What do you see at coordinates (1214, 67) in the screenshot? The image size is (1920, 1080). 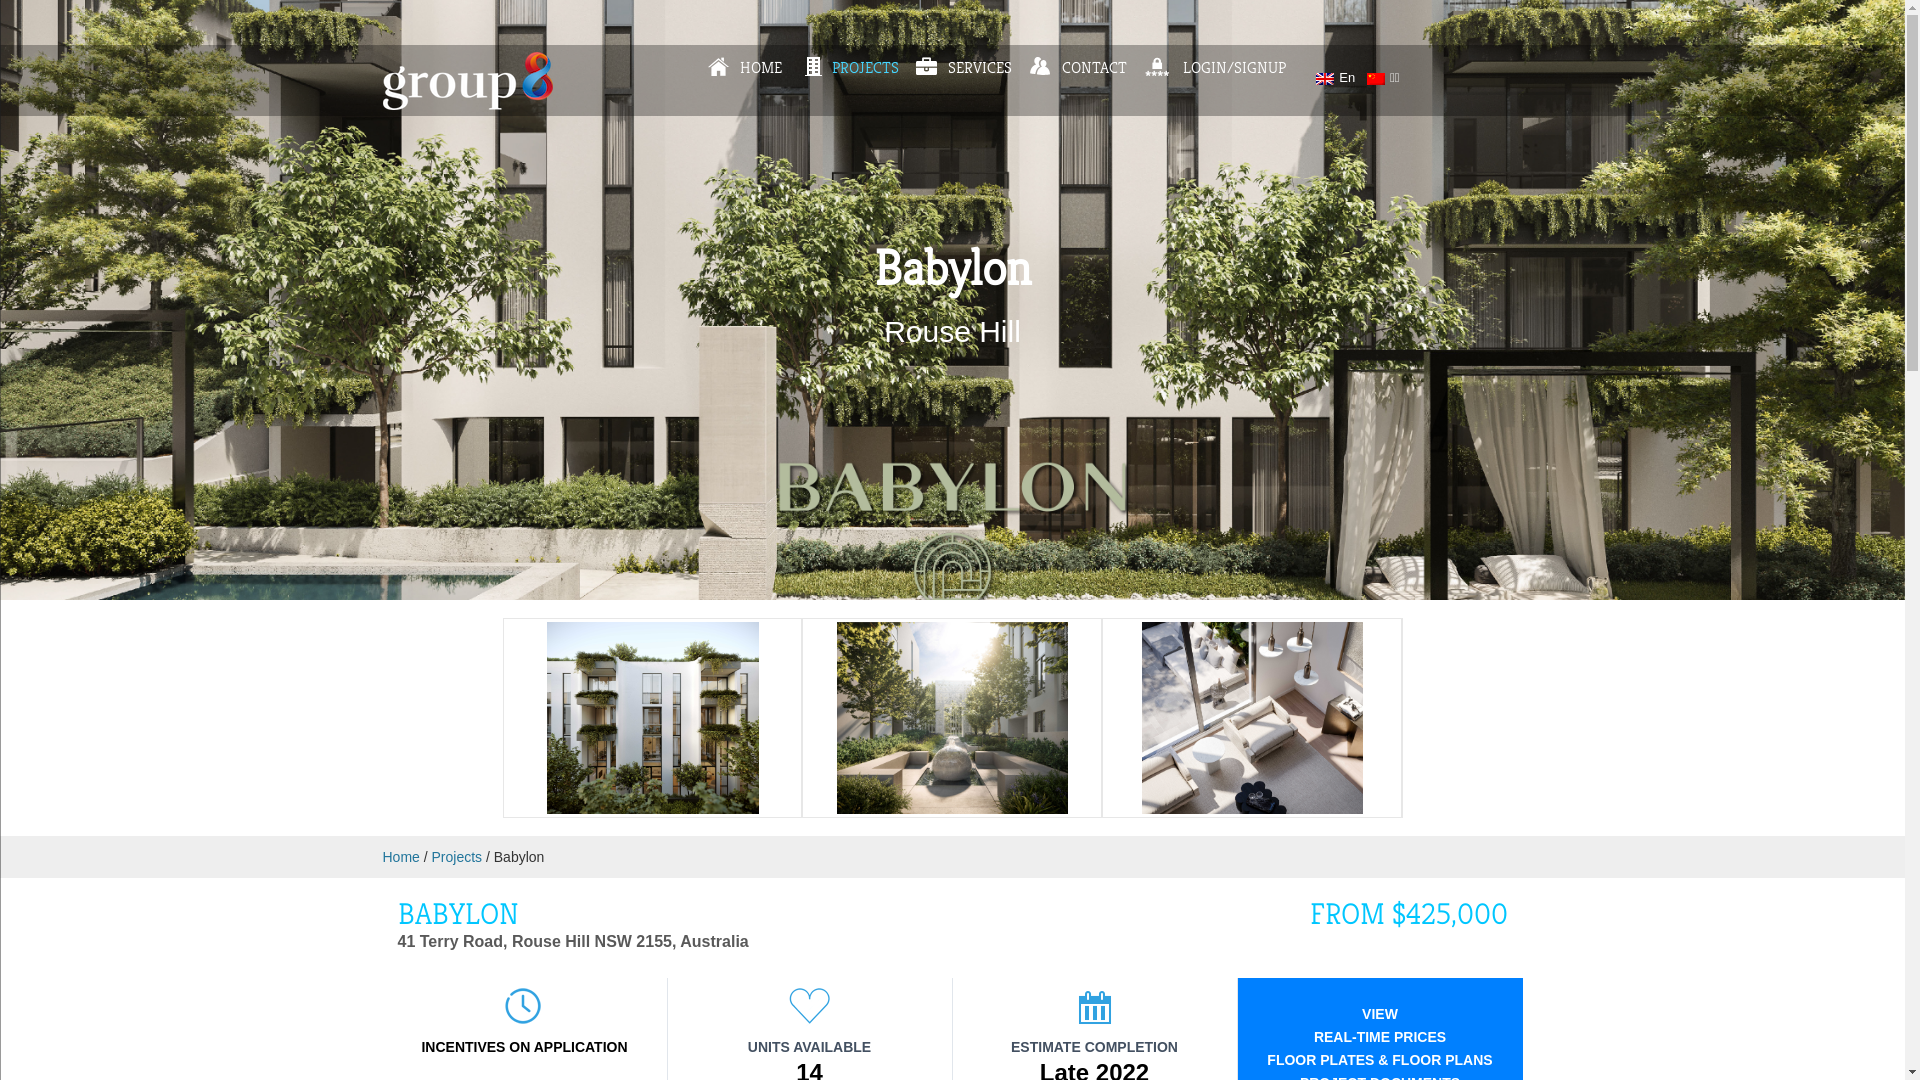 I see `'LOGIN/SIGNUP'` at bounding box center [1214, 67].